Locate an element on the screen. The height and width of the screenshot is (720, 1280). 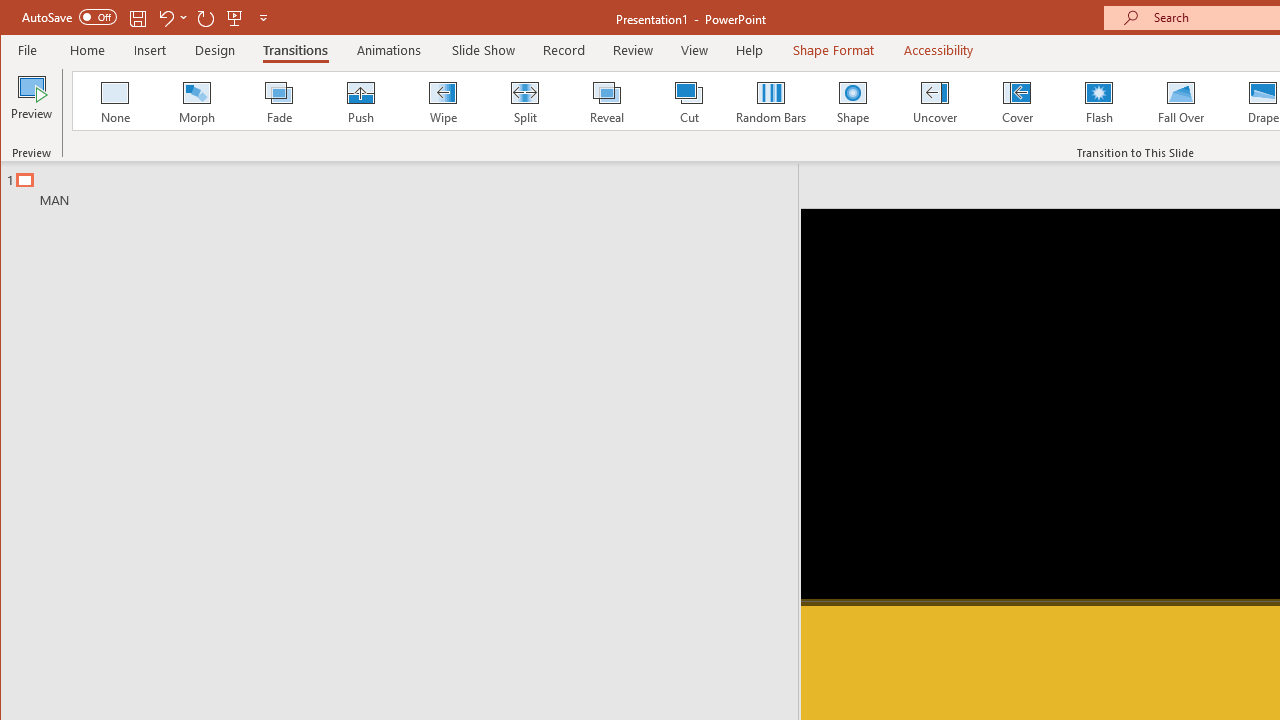
'Flash' is located at coordinates (1098, 100).